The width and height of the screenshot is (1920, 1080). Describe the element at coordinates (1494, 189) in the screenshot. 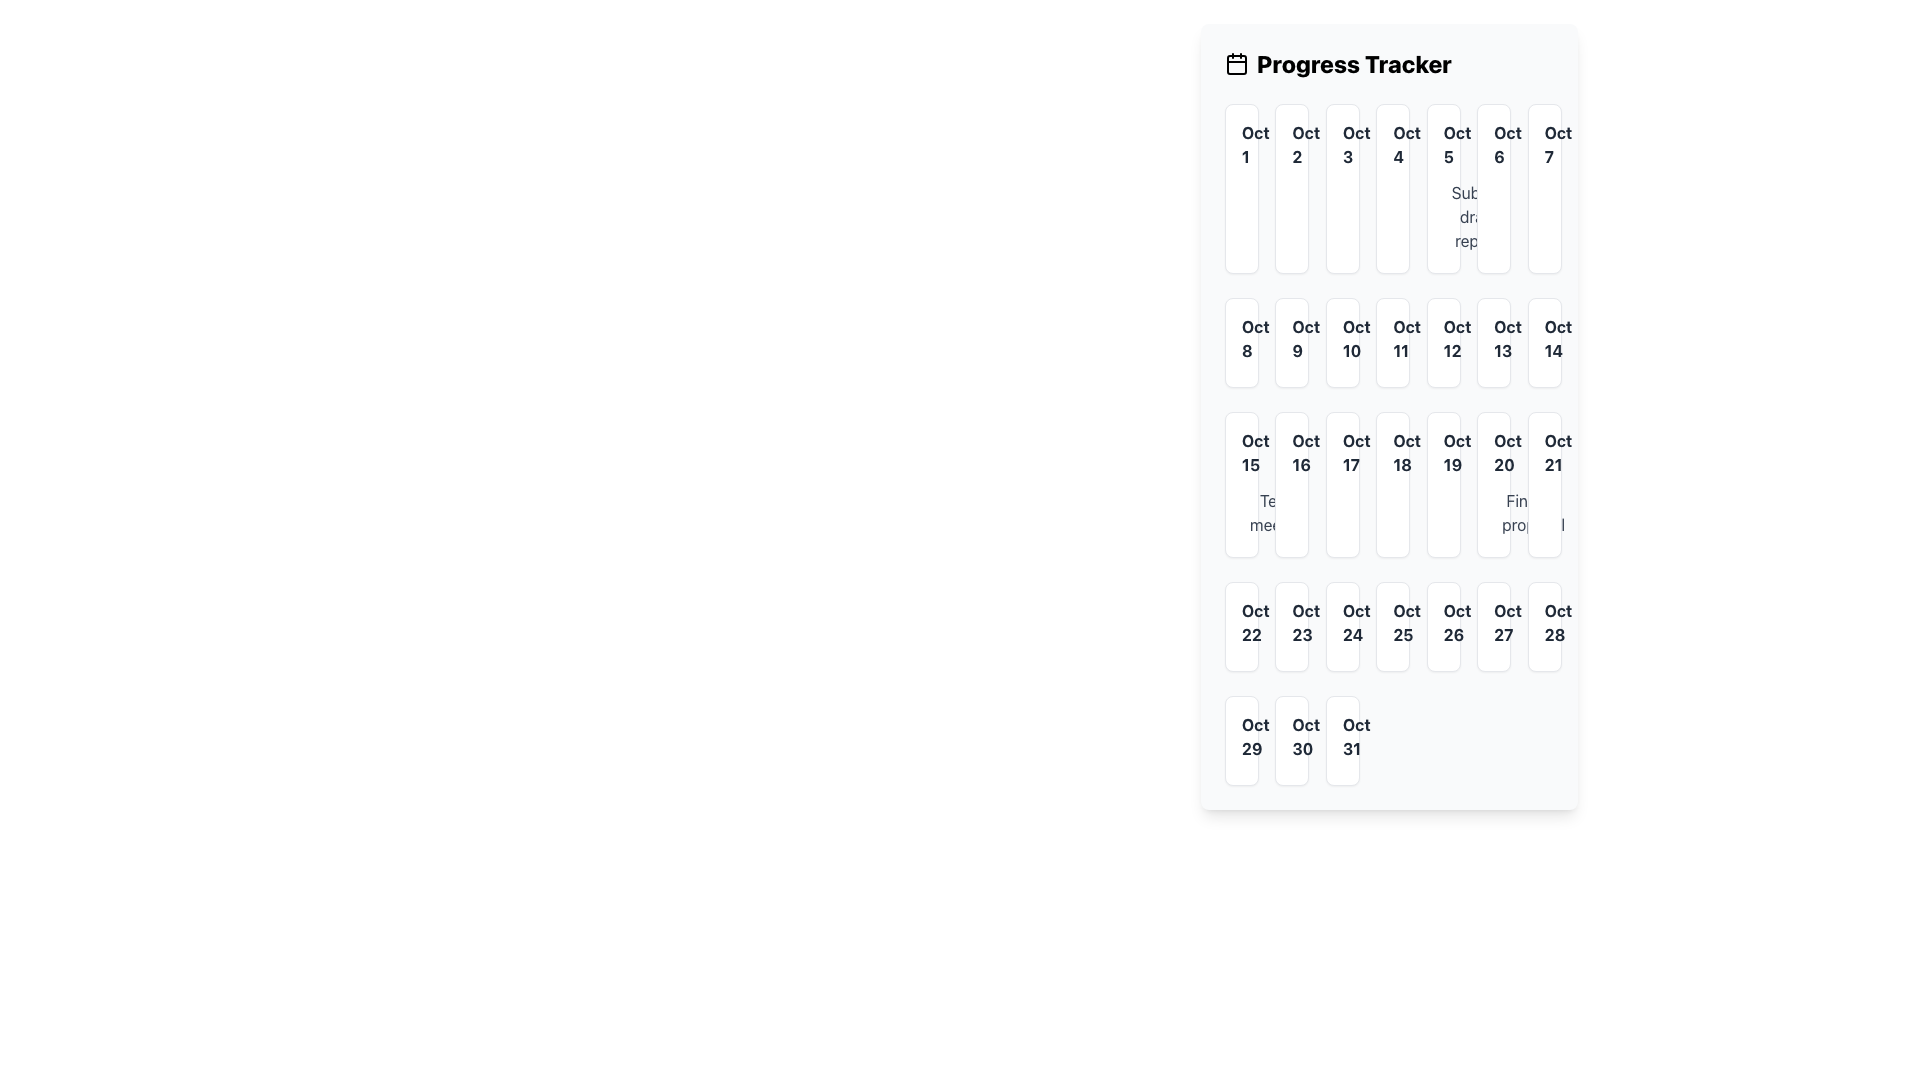

I see `the Calendar day card displaying 'Oct 6', which is a white rectangular card with rounded corners in the first row and sixth column of the grid` at that location.